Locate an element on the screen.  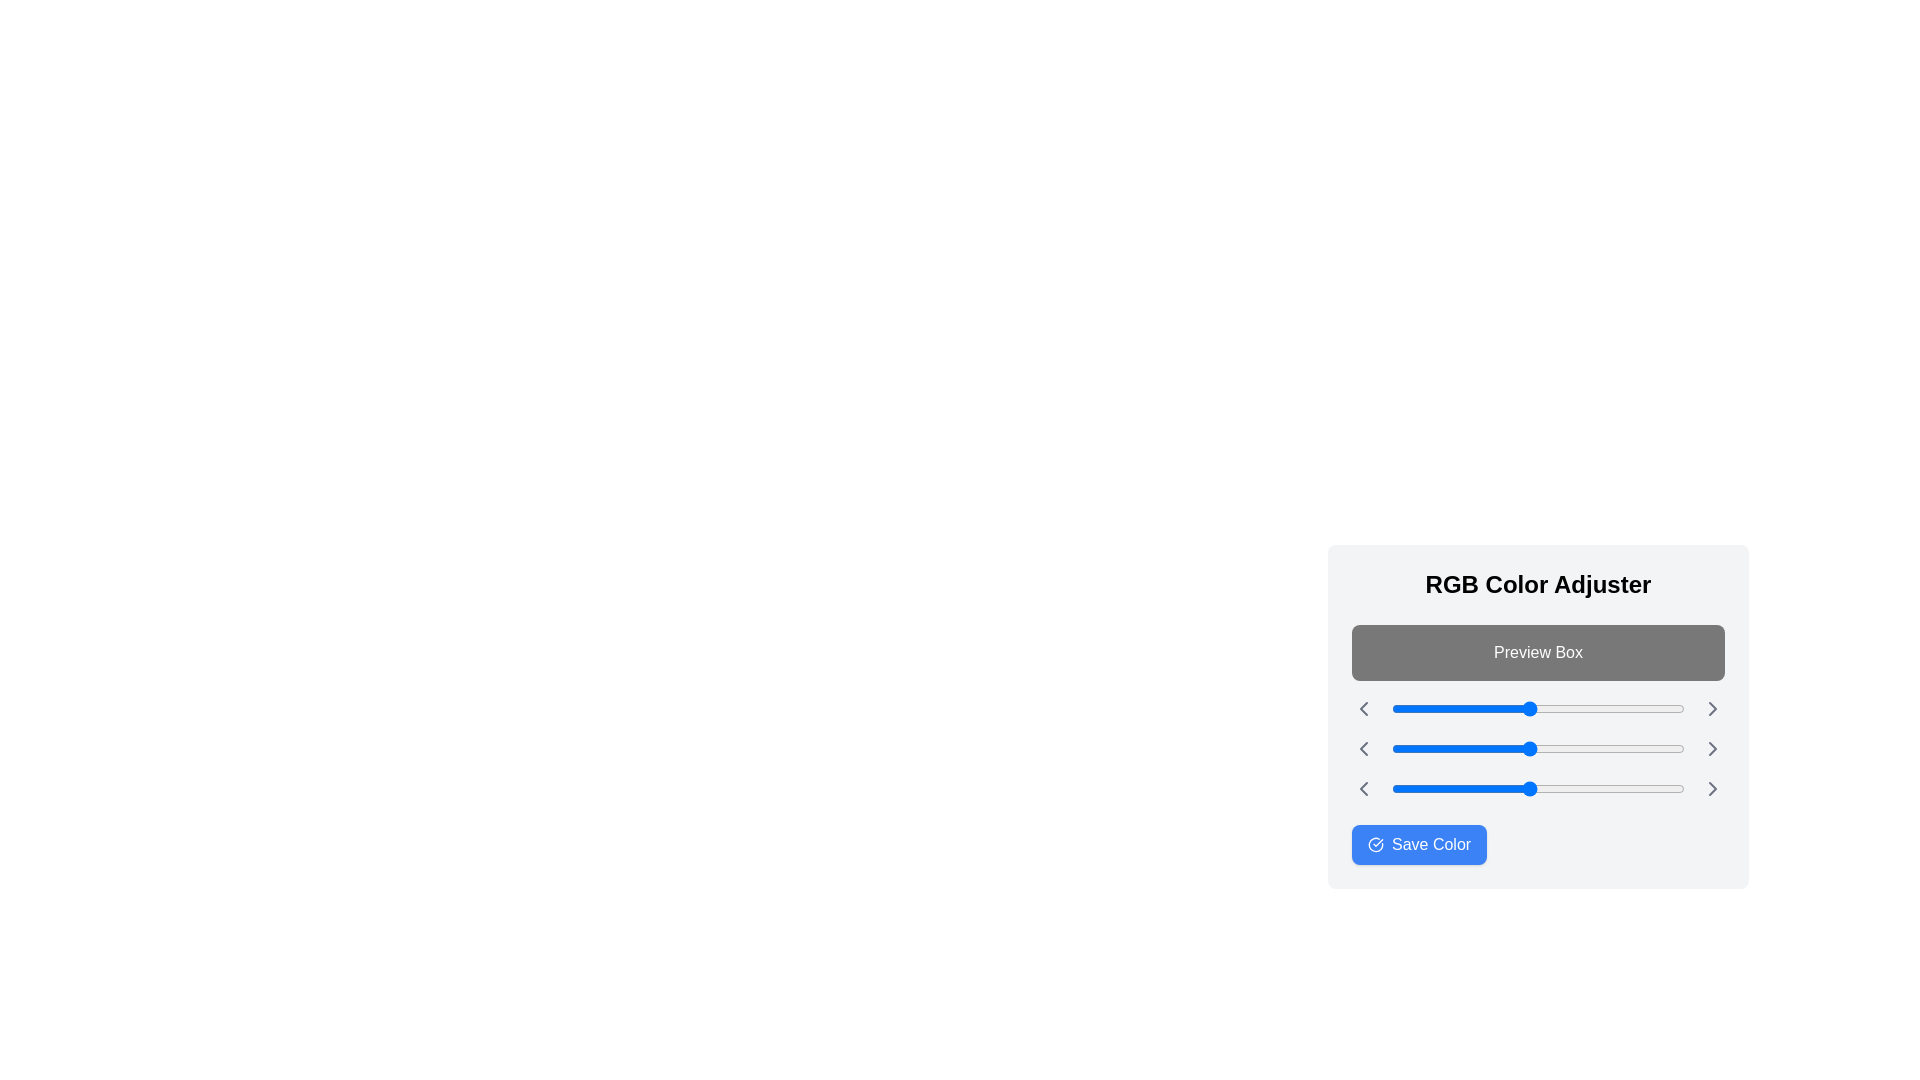
the red color slider to 117 (0-255) is located at coordinates (1525, 708).